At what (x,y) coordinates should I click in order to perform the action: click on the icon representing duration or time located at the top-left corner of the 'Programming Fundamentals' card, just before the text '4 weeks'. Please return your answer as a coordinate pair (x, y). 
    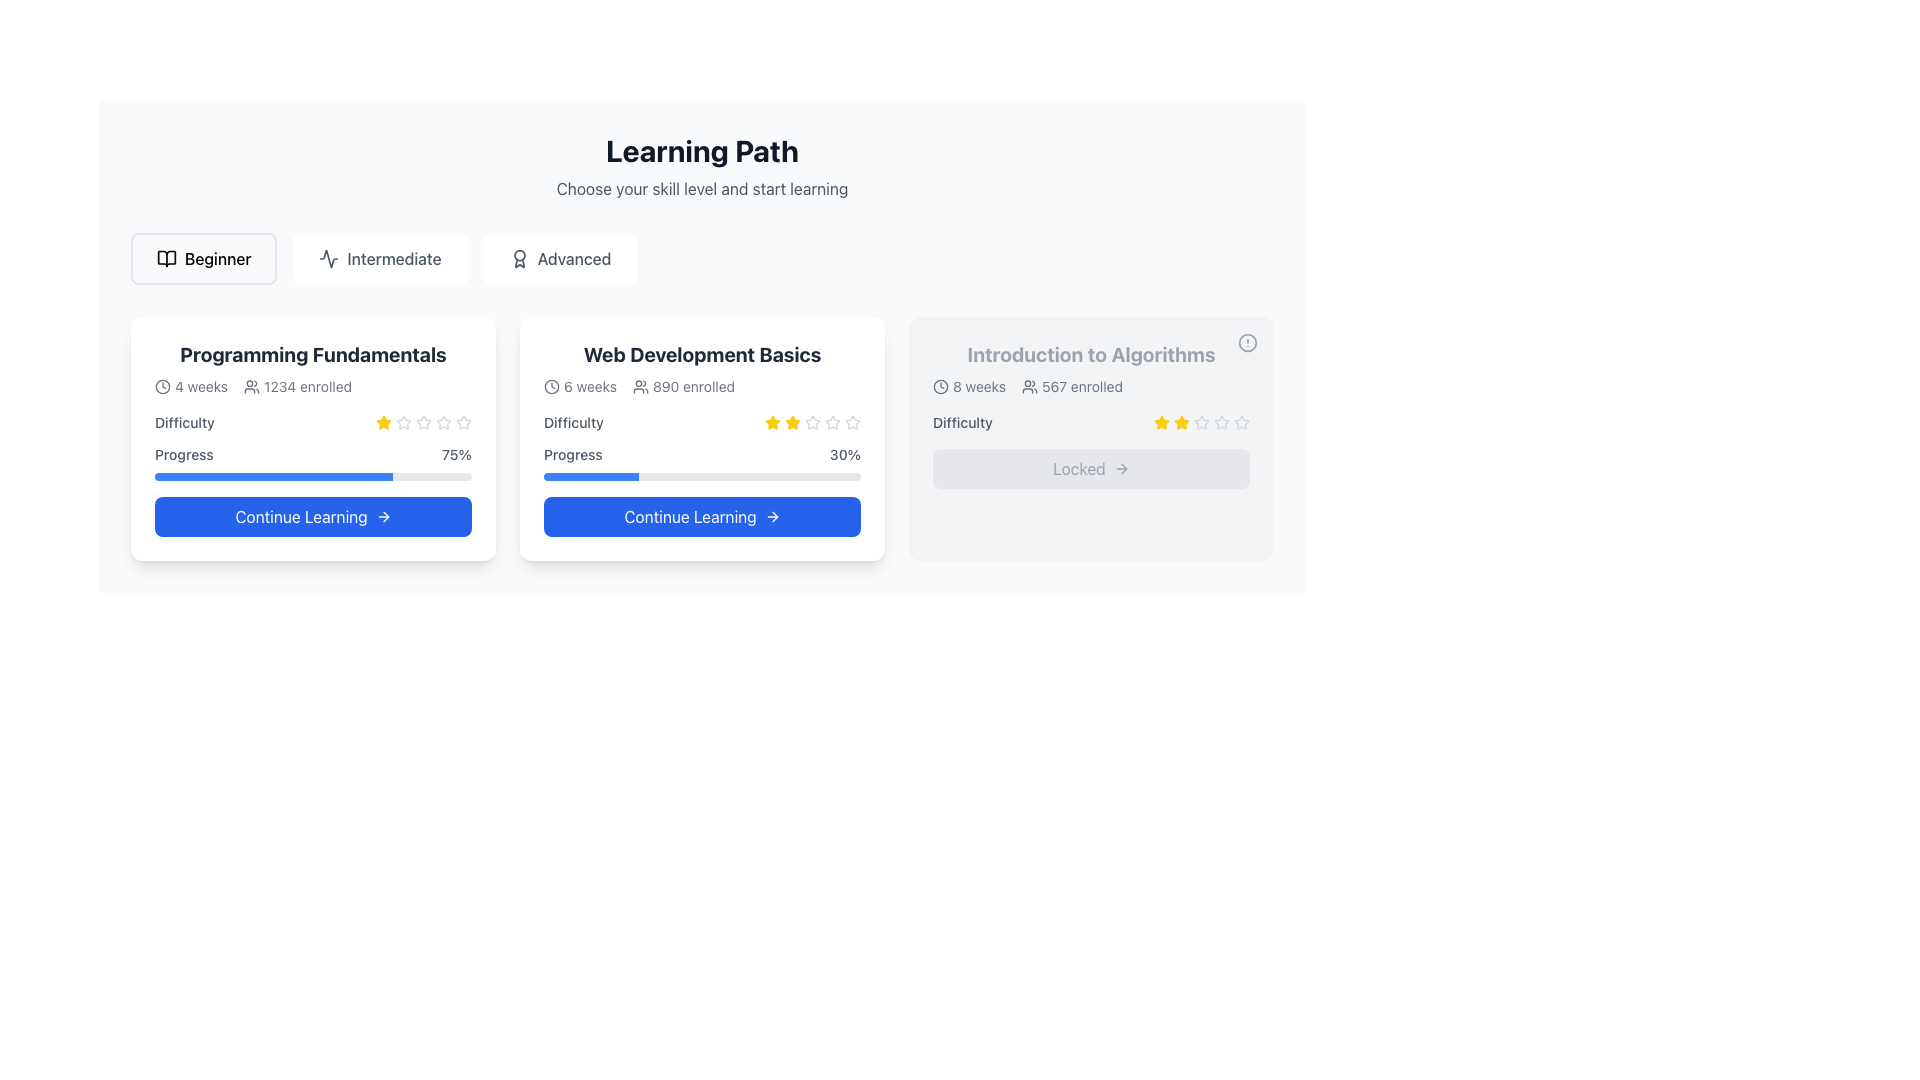
    Looking at the image, I should click on (163, 386).